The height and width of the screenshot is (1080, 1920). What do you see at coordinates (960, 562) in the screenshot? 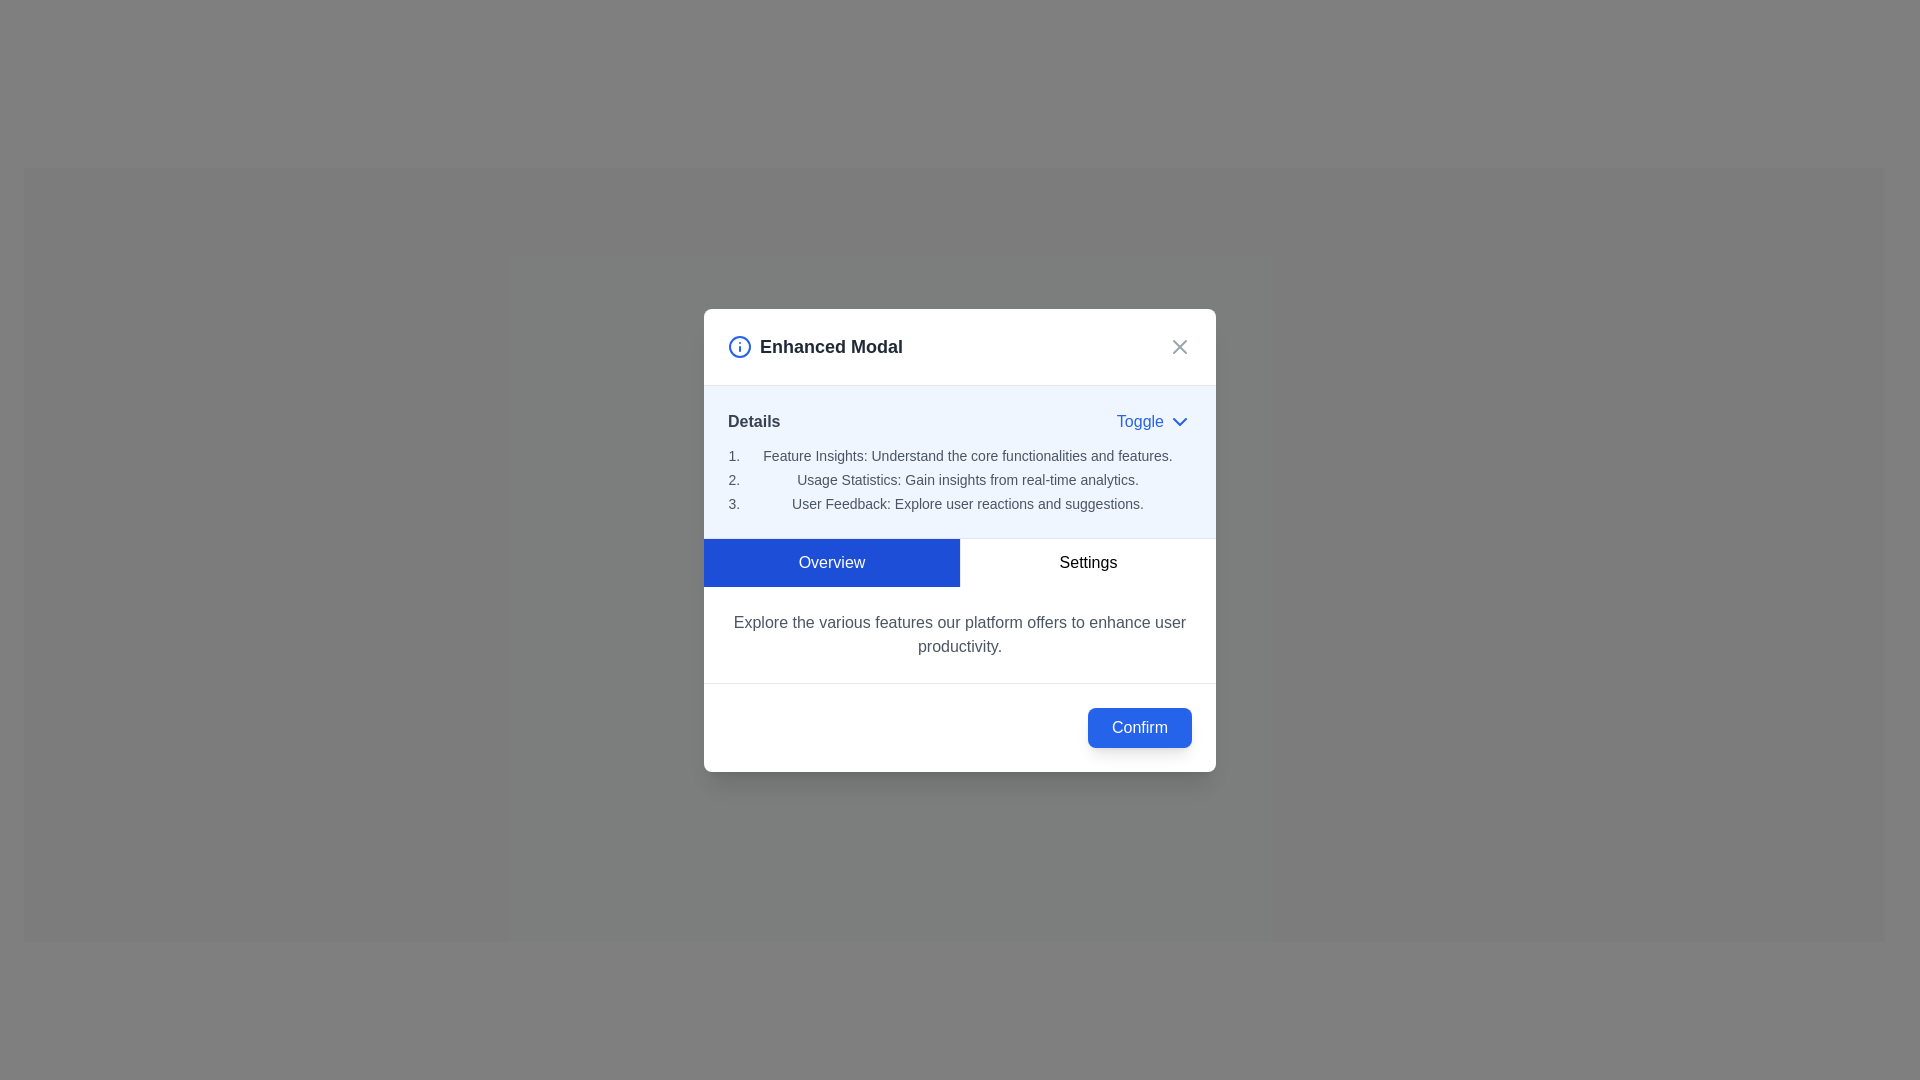
I see `the Tab switcher` at bounding box center [960, 562].